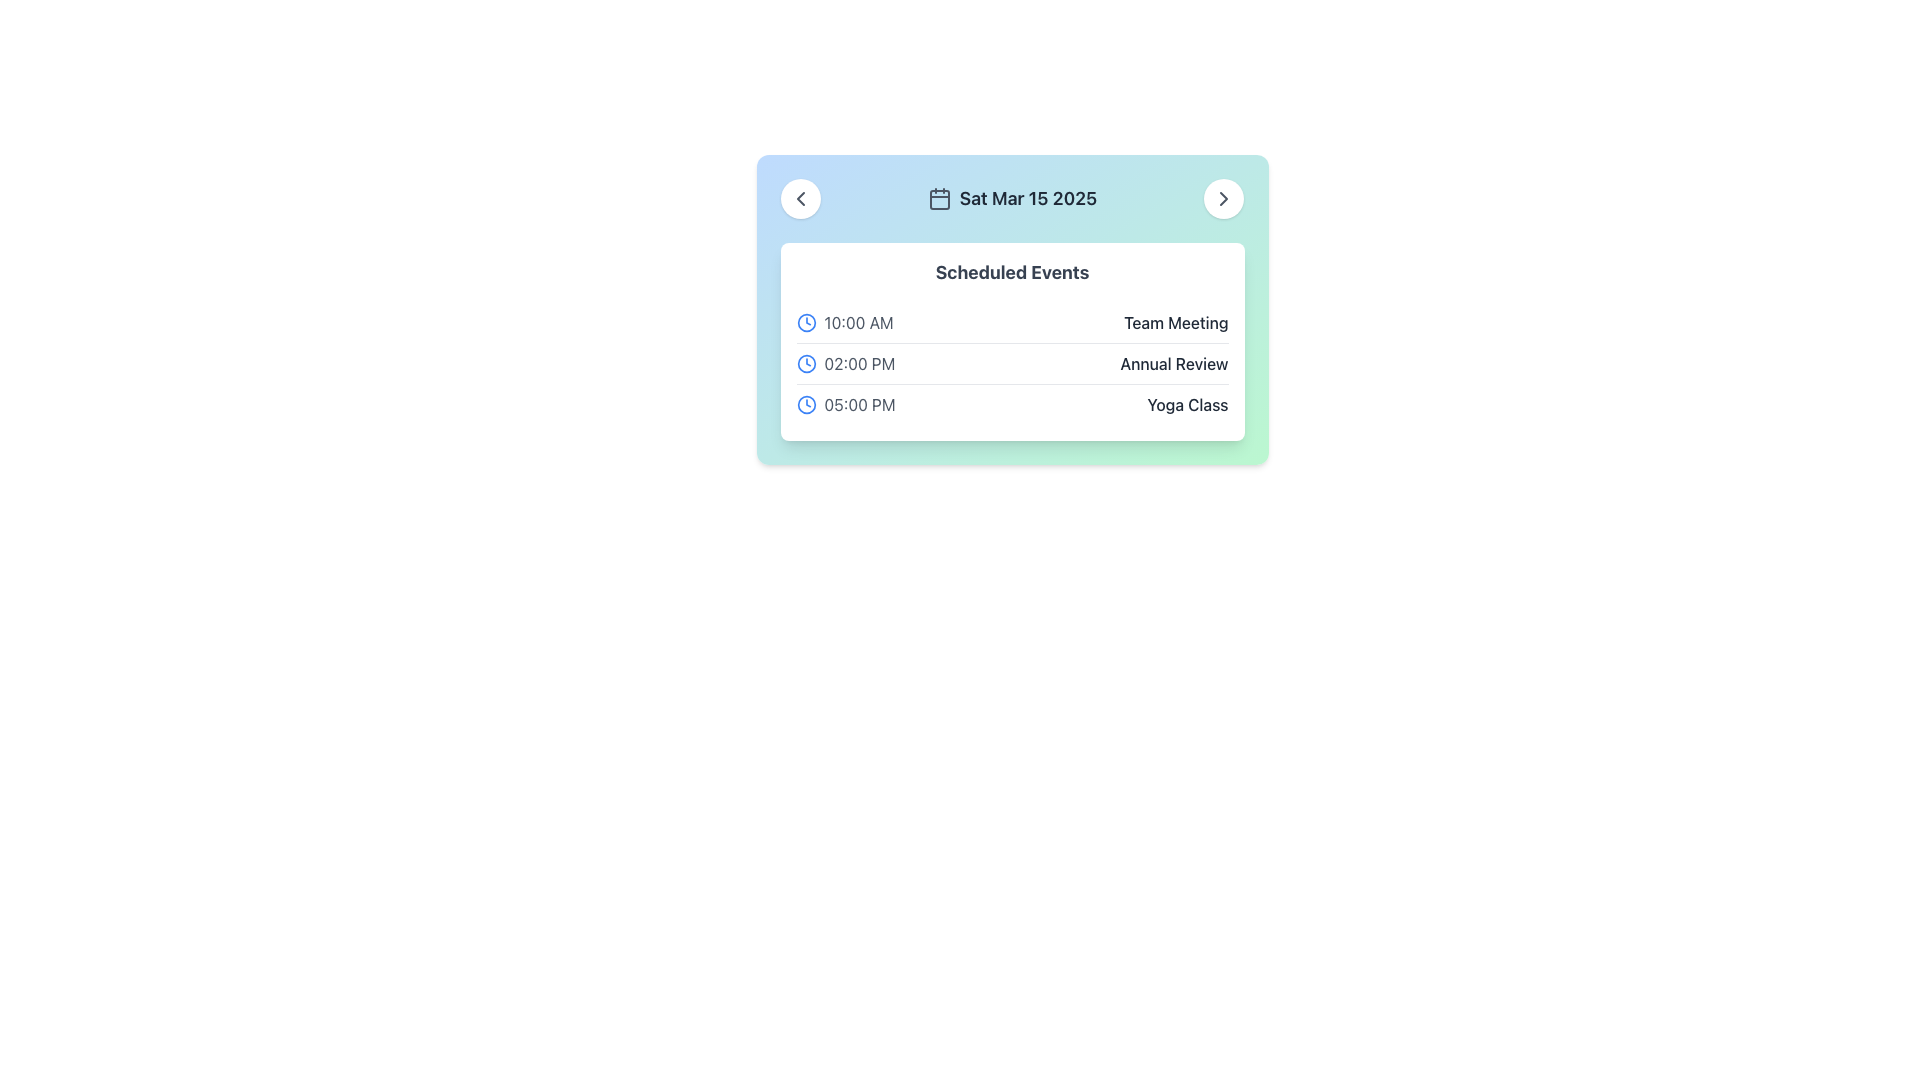 Image resolution: width=1920 pixels, height=1080 pixels. What do you see at coordinates (938, 199) in the screenshot?
I see `the calendar icon located in the upper section of the interface, to the left of the date text 'Sat Mar 15 2025'` at bounding box center [938, 199].